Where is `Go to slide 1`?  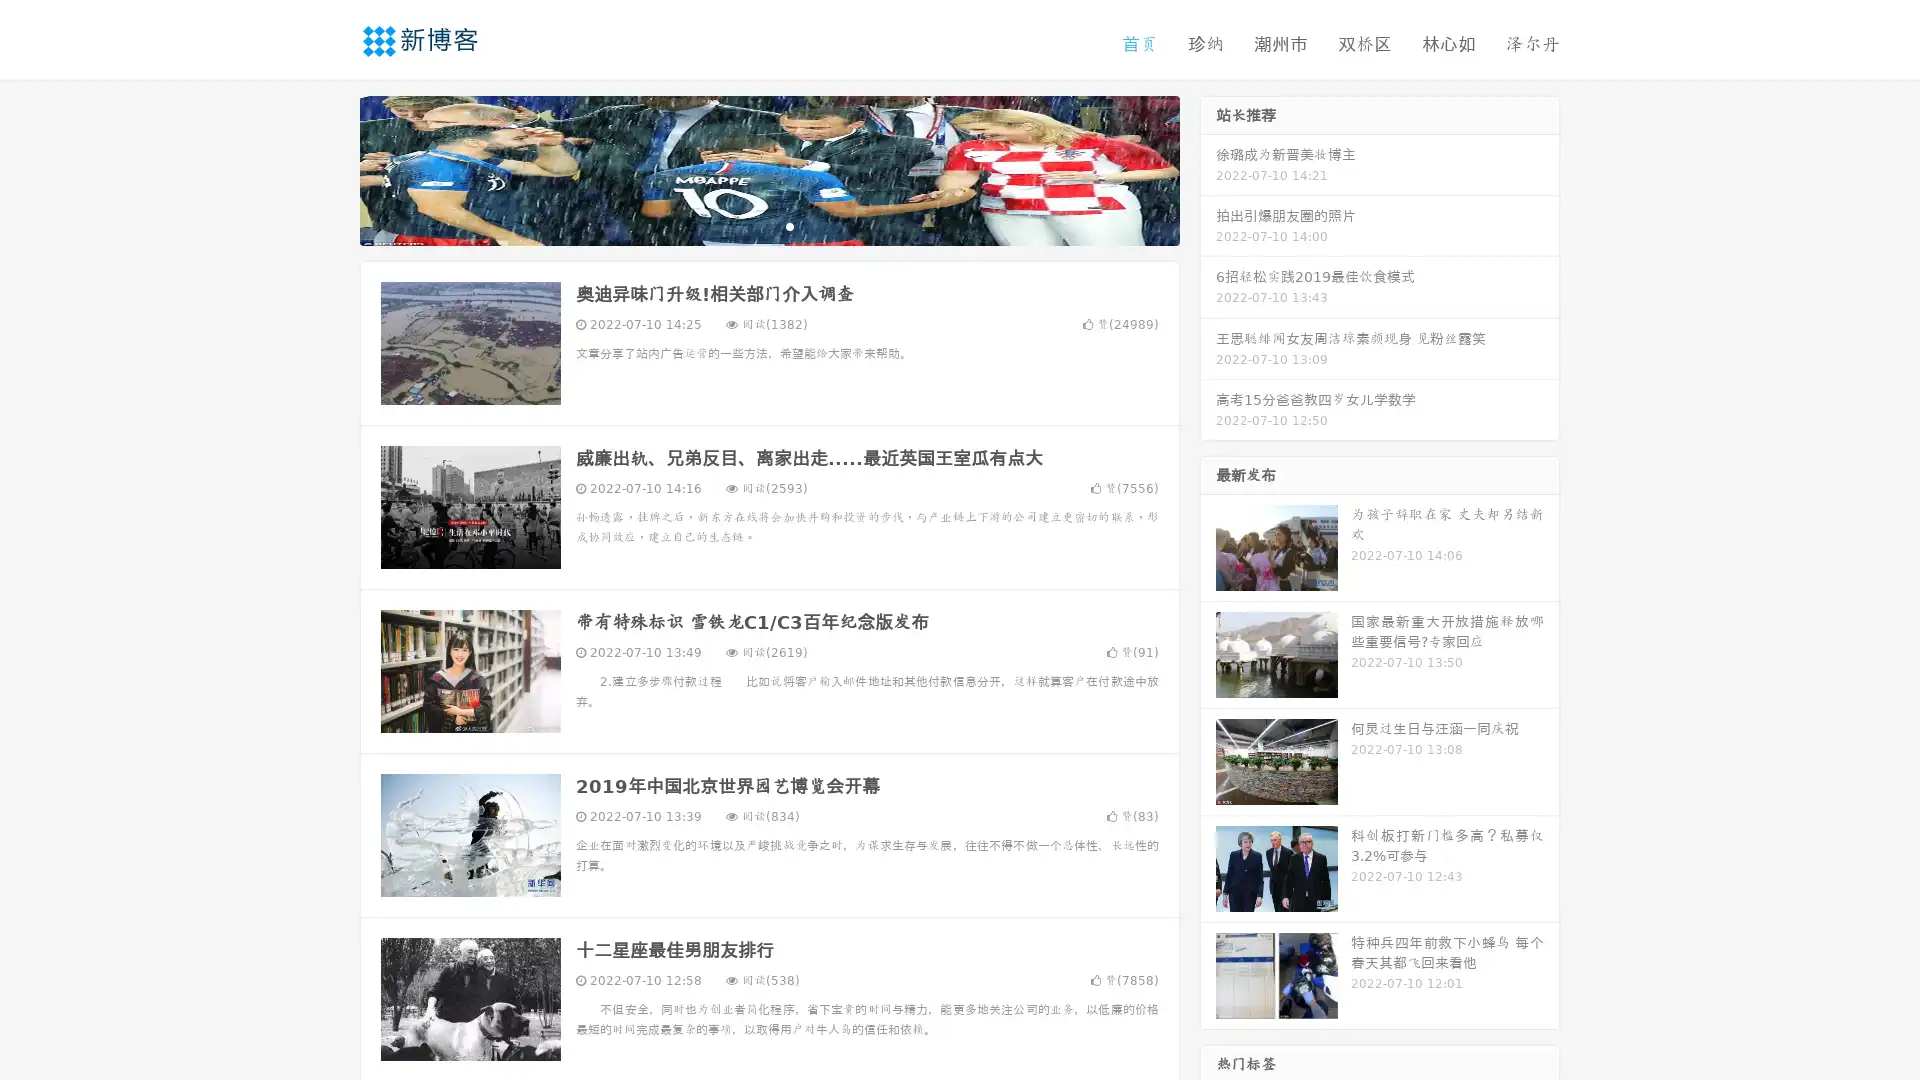
Go to slide 1 is located at coordinates (748, 225).